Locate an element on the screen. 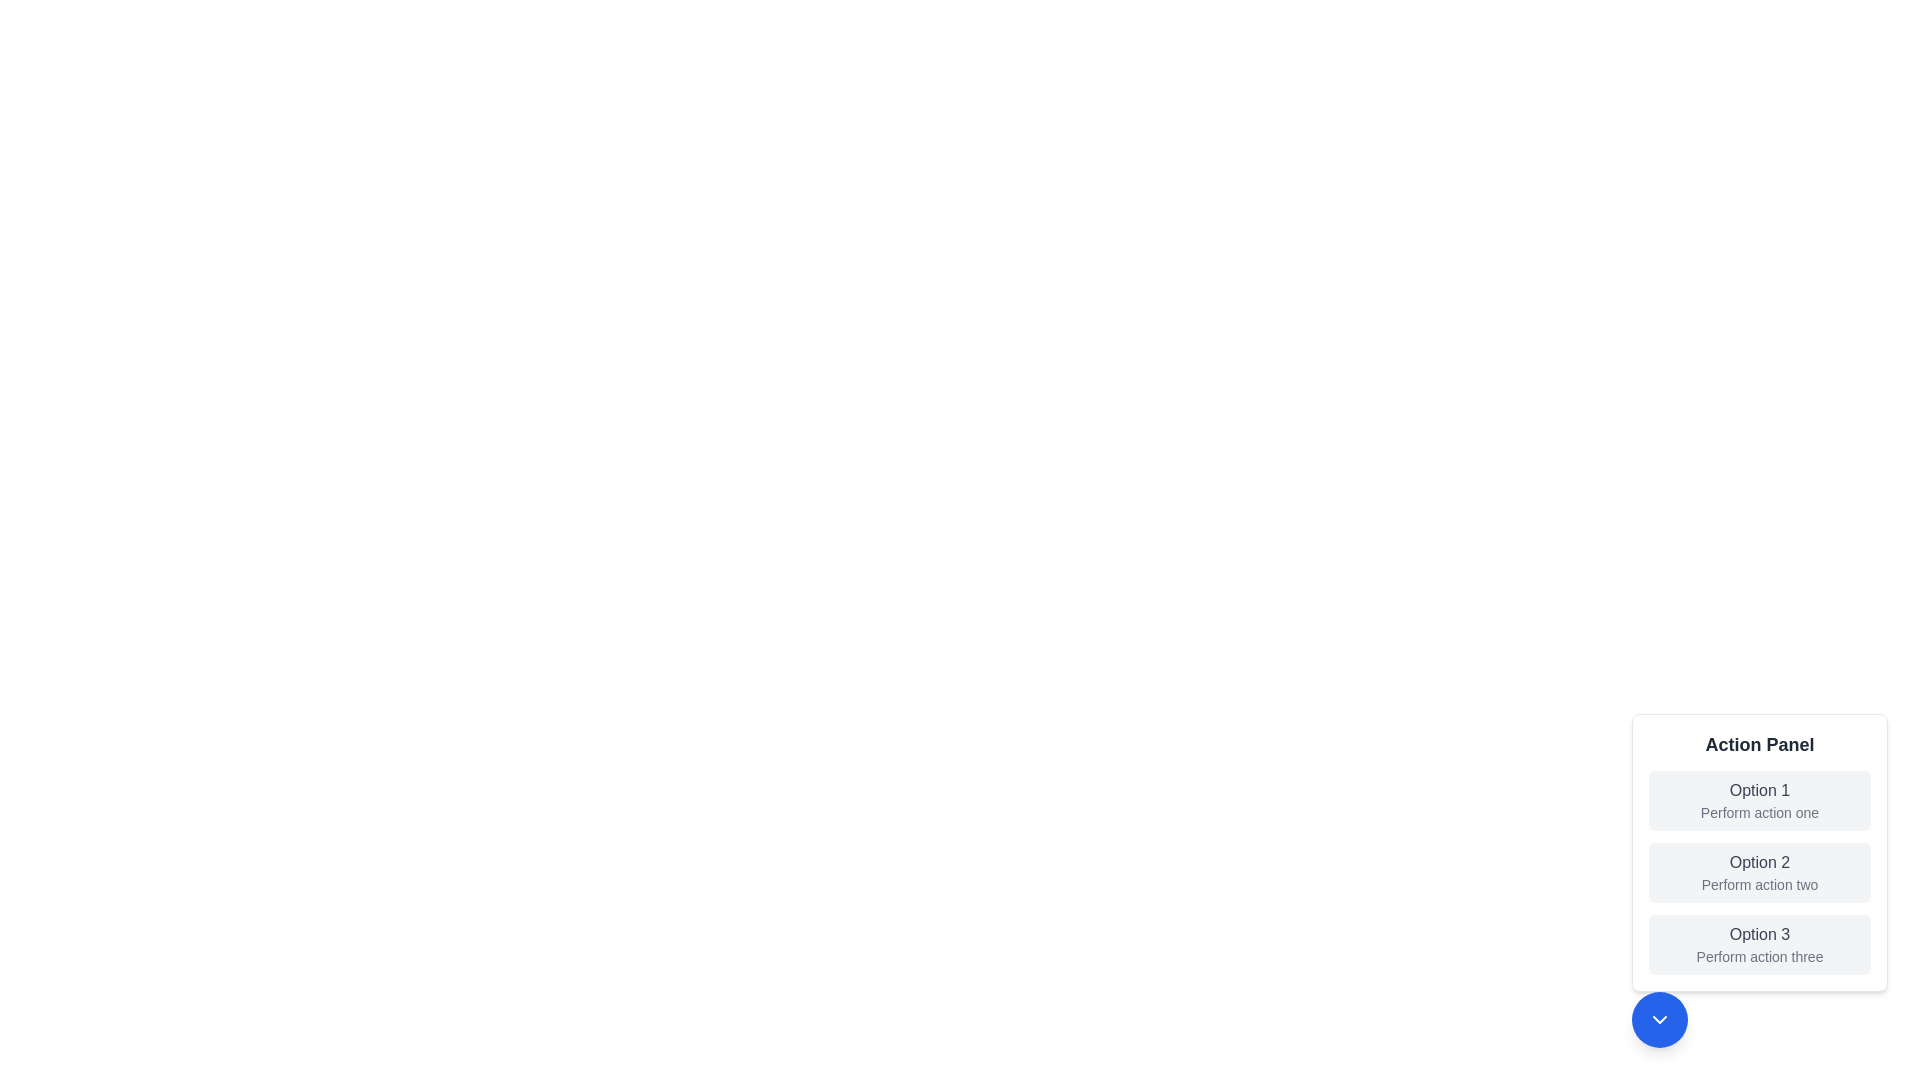 Image resolution: width=1920 pixels, height=1080 pixels. the text label displaying 'Perform action one' which is located below the 'Option 1' header in the segmented option panel is located at coordinates (1760, 813).